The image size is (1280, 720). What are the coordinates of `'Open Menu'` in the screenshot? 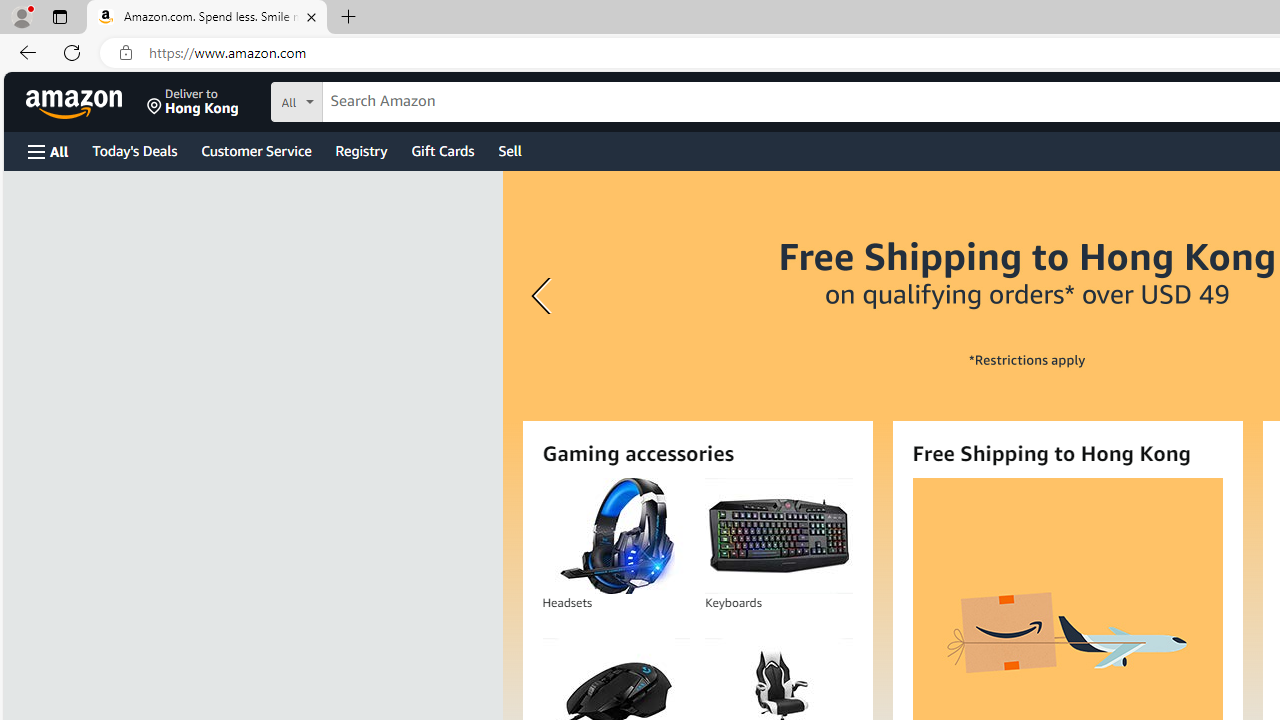 It's located at (48, 150).